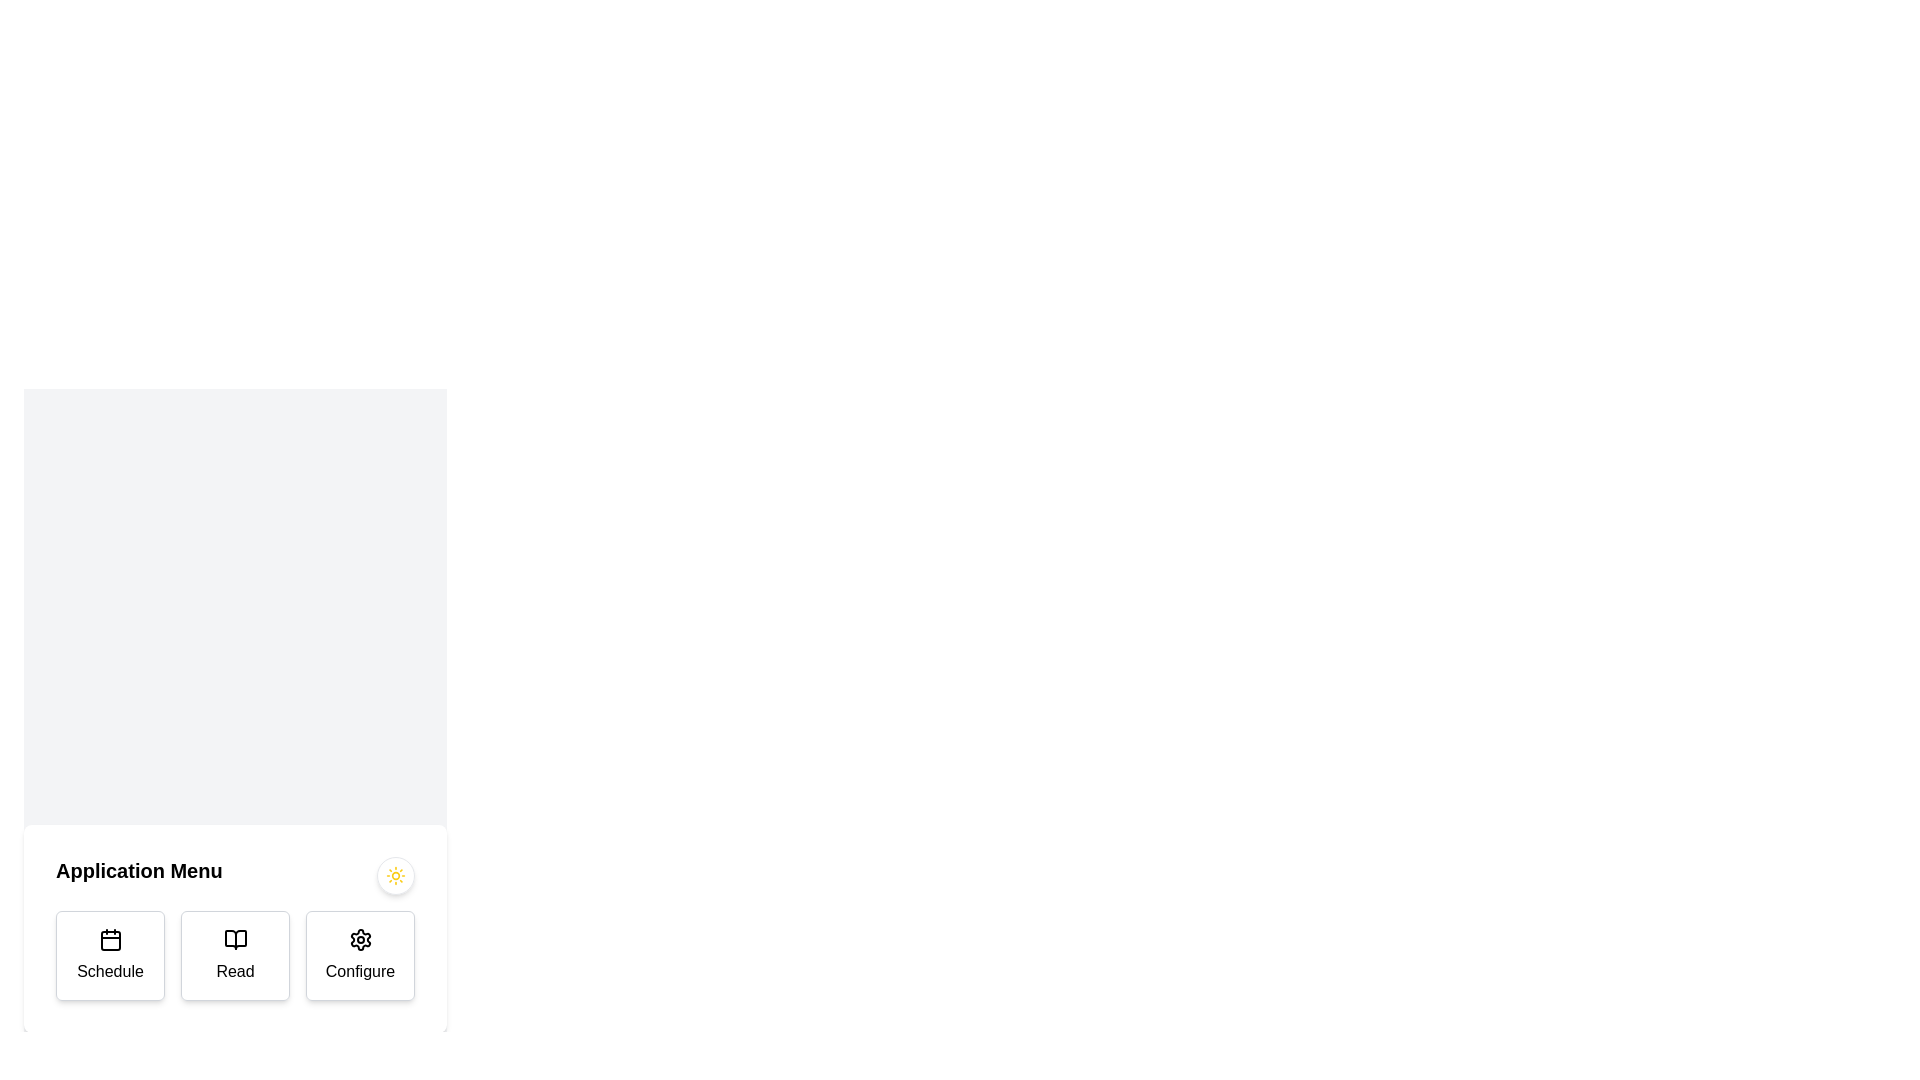 The width and height of the screenshot is (1920, 1080). What do you see at coordinates (138, 874) in the screenshot?
I see `the bold text label displaying 'Application Menu' located in the header section of the interface` at bounding box center [138, 874].